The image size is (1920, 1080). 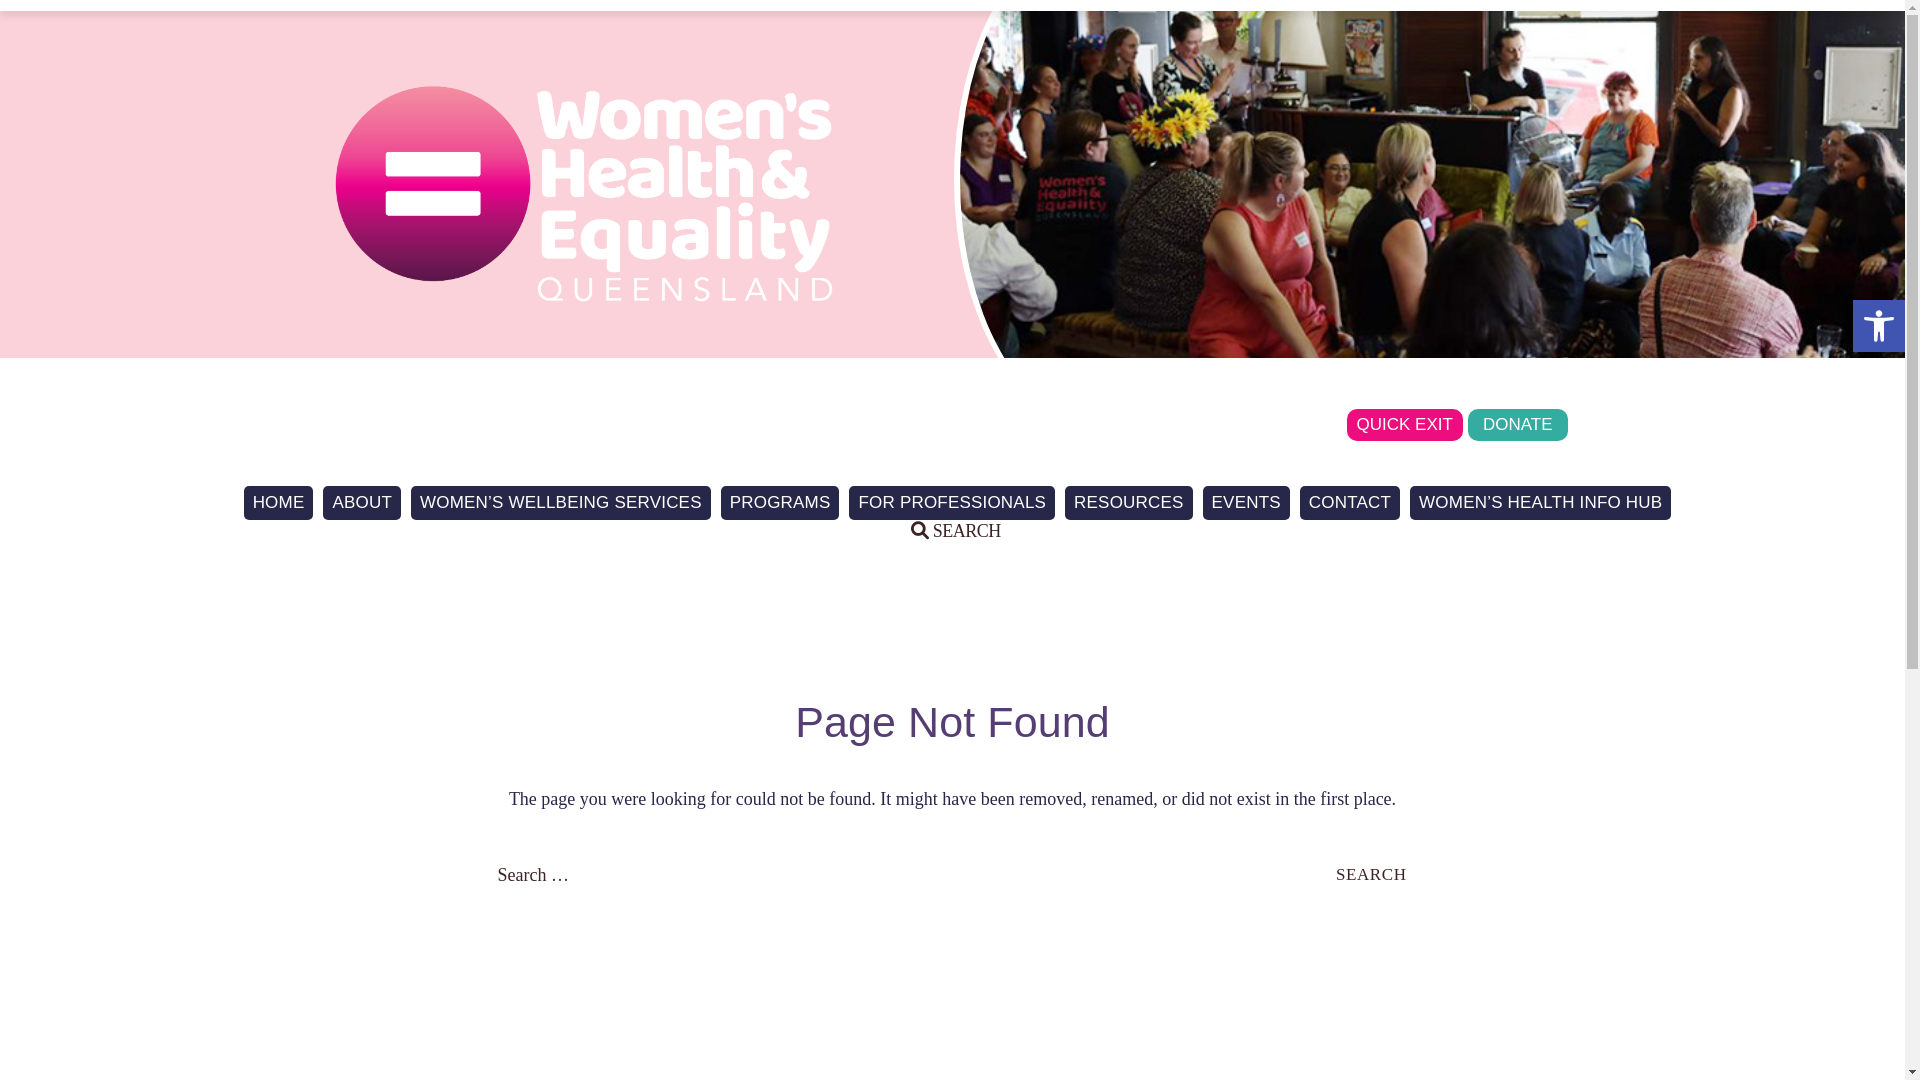 I want to click on 'PROGRAMS', so click(x=779, y=501).